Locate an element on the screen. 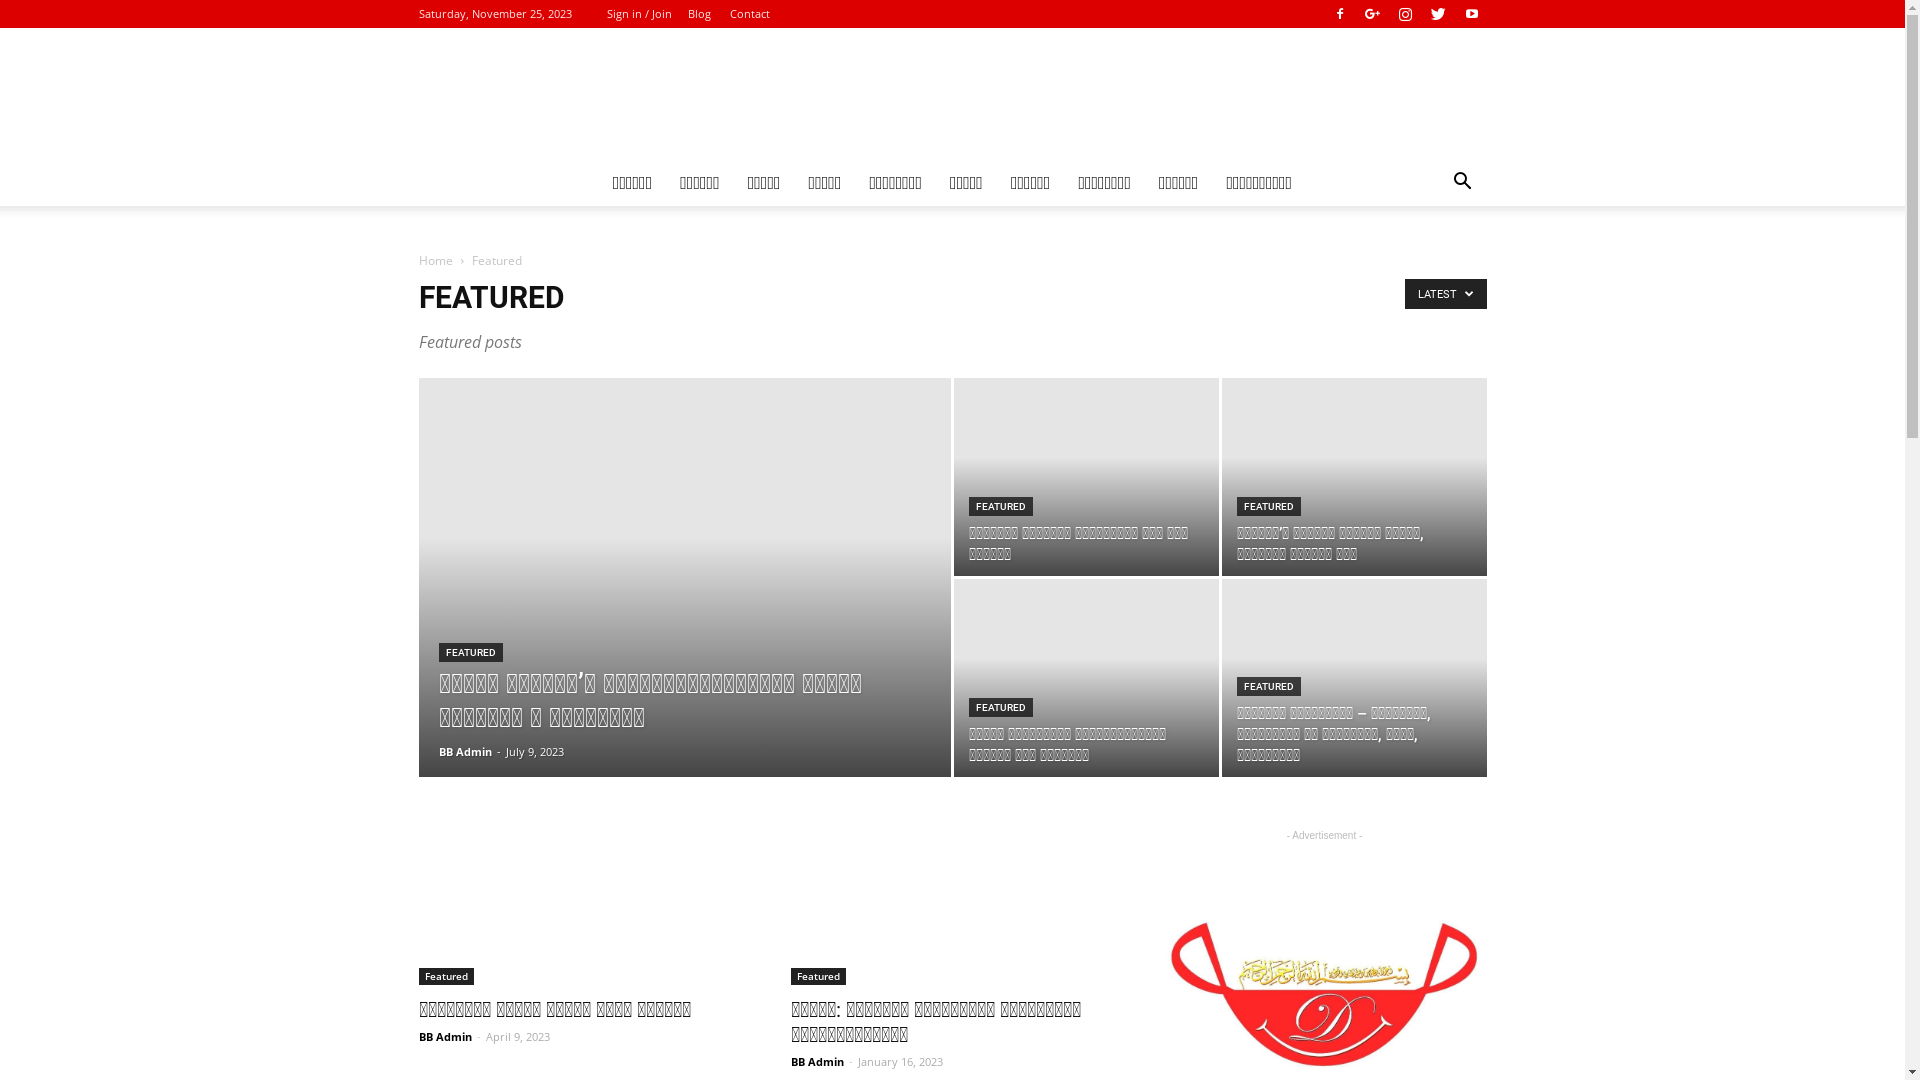 This screenshot has height=1080, width=1920. 'Youtube' is located at coordinates (1470, 14).